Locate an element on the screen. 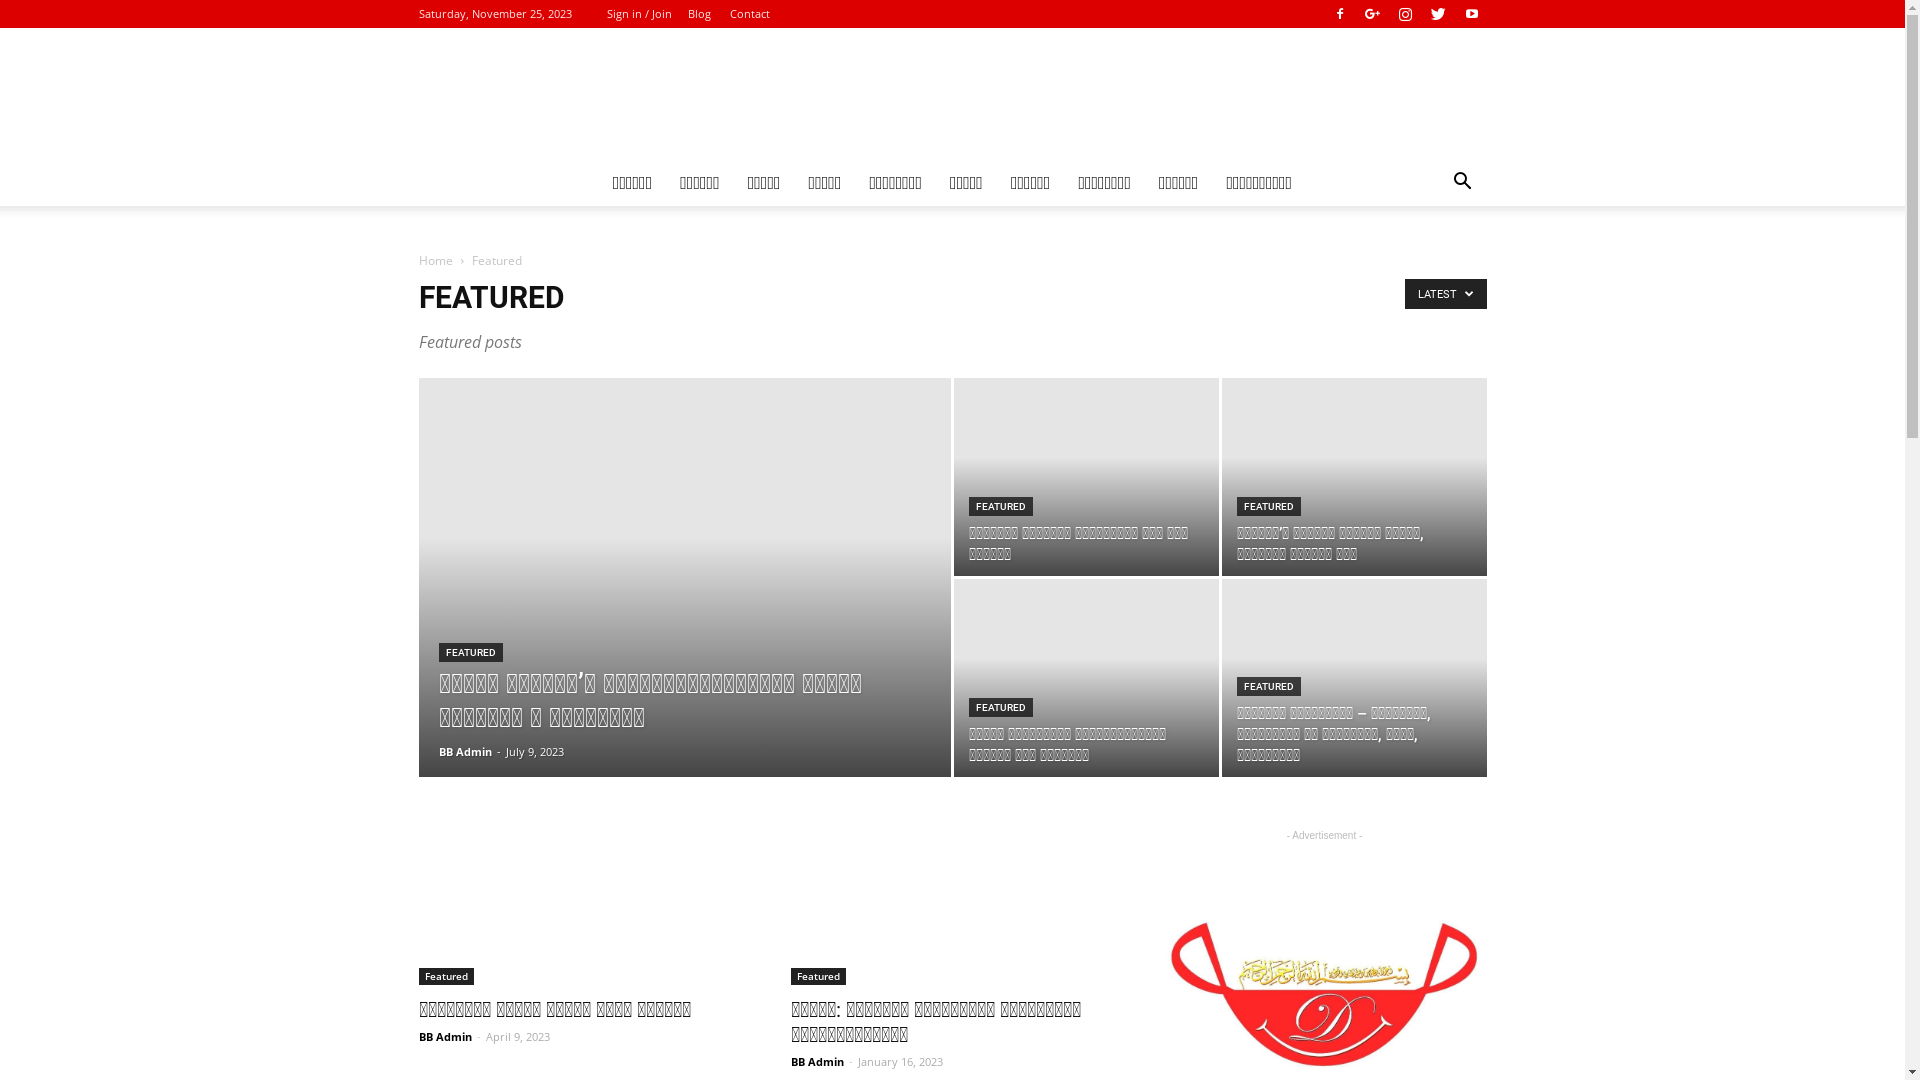 This screenshot has height=1080, width=1920. 'Youtube' is located at coordinates (1470, 14).